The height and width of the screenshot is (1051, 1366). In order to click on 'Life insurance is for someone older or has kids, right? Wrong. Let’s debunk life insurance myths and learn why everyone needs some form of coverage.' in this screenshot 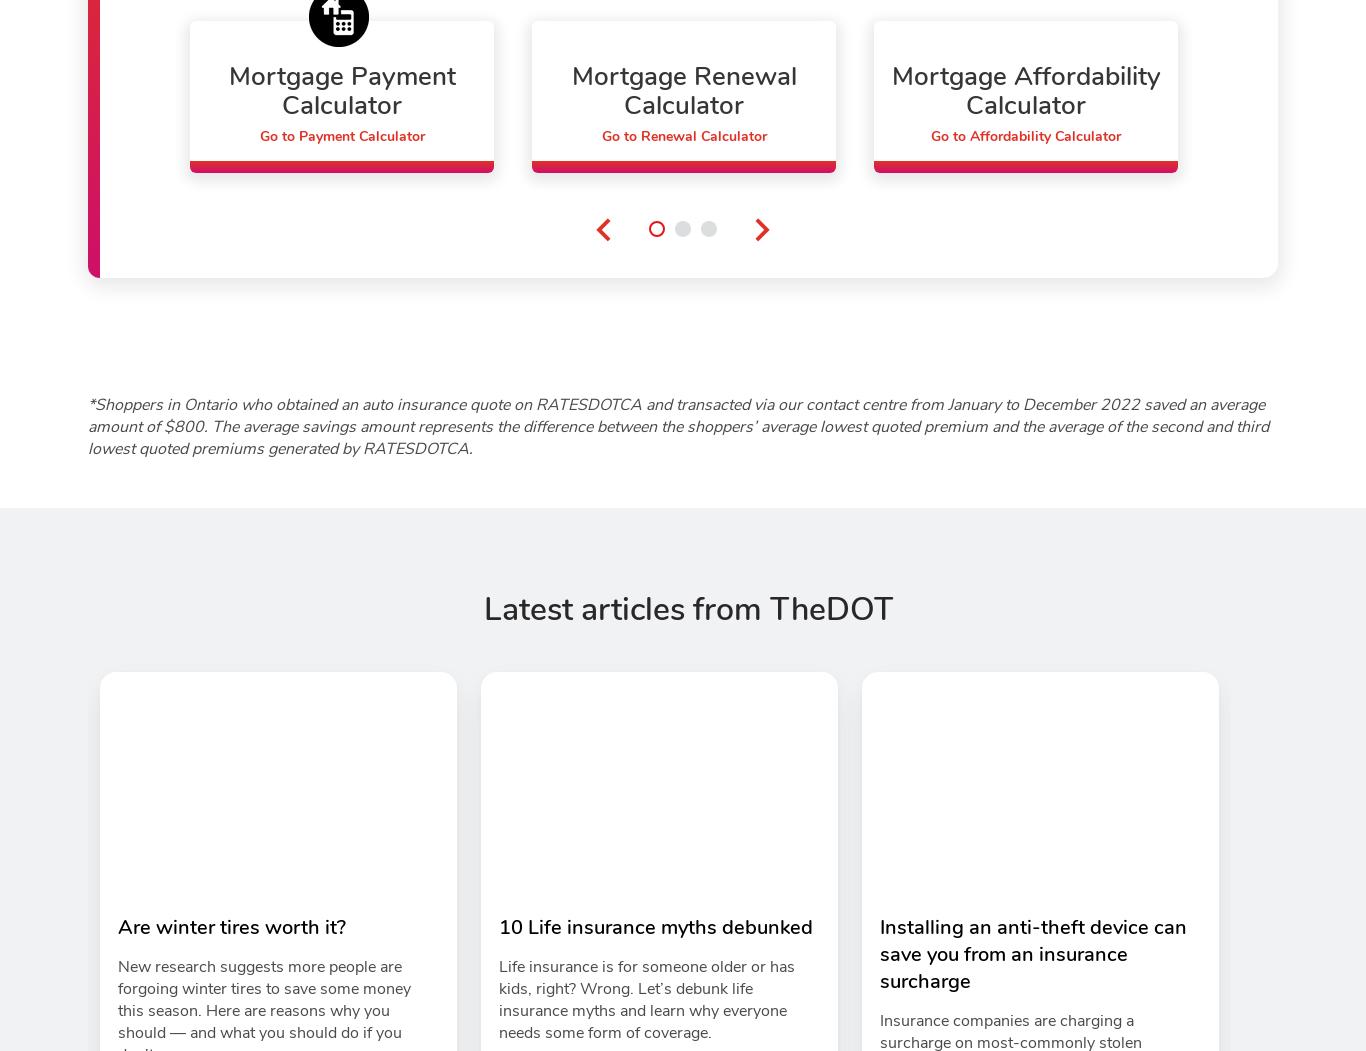, I will do `click(645, 998)`.